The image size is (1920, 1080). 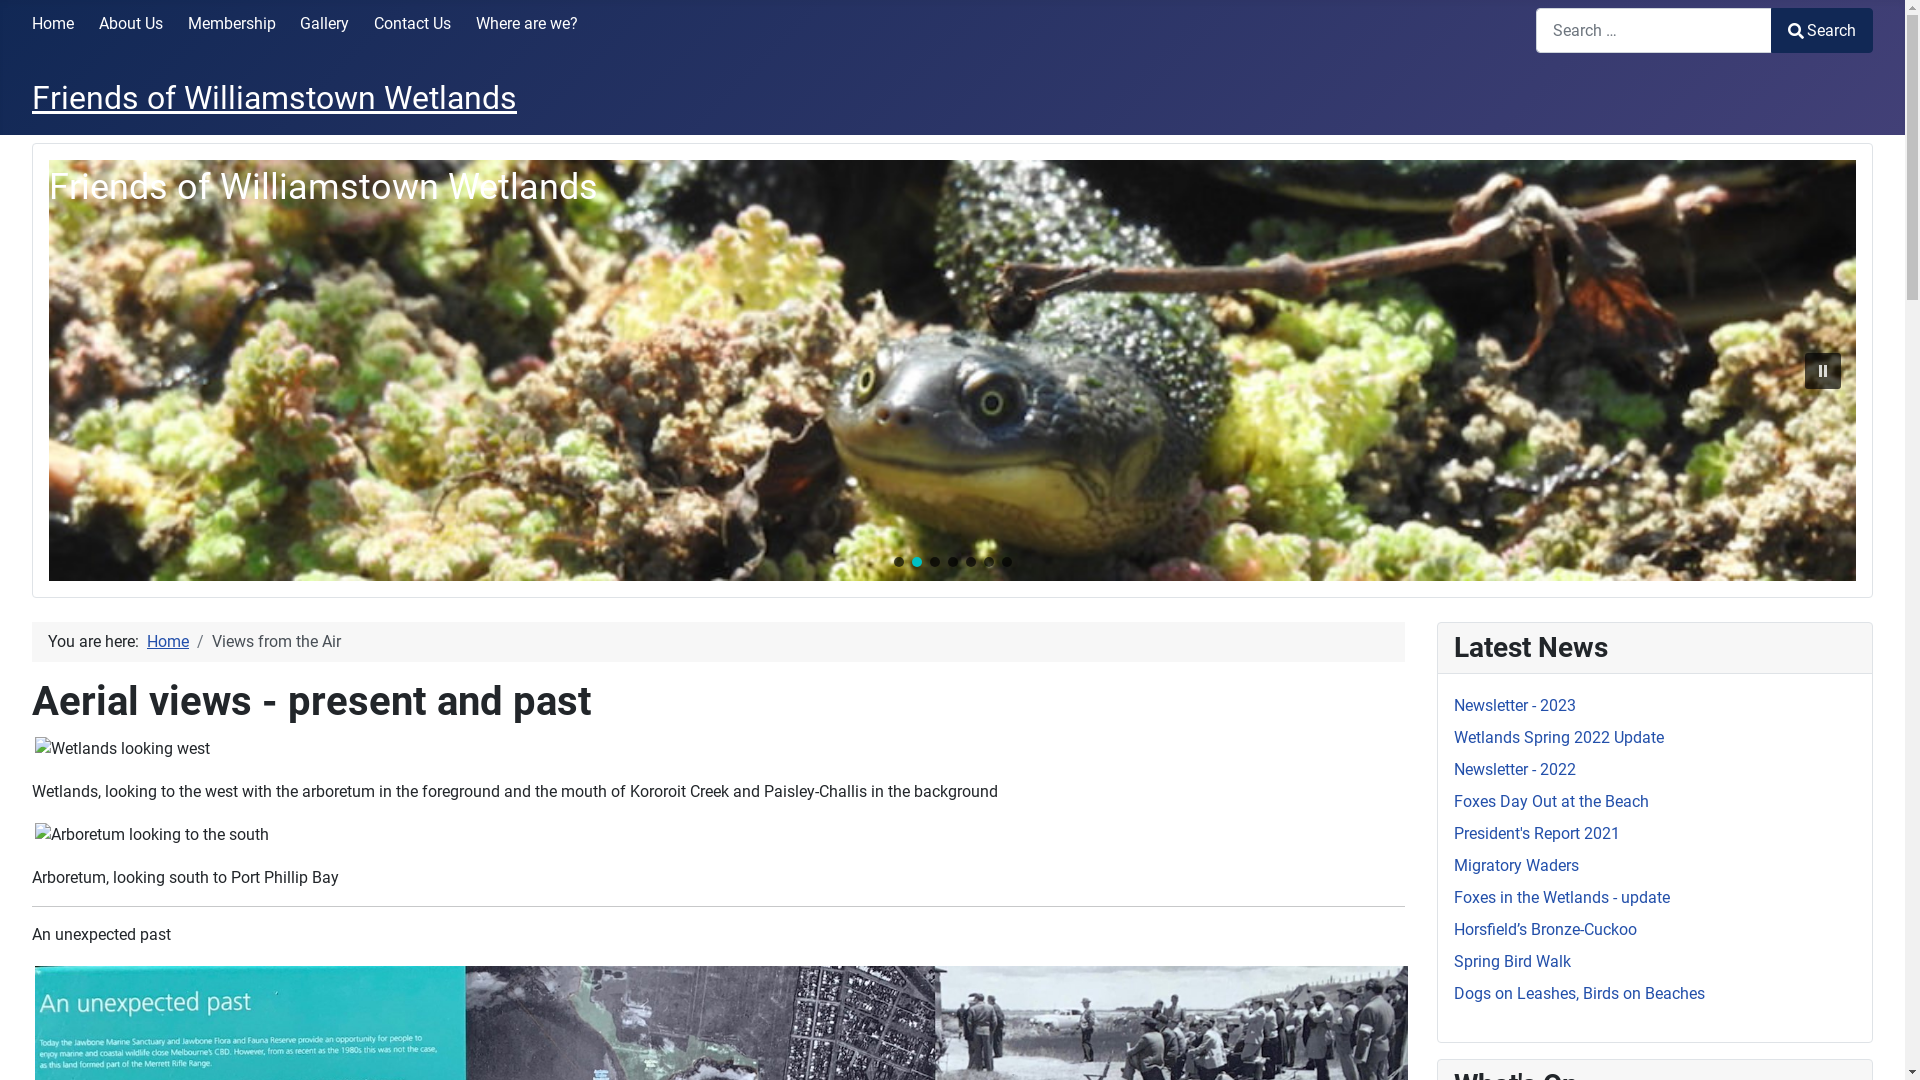 What do you see at coordinates (1454, 993) in the screenshot?
I see `'Dogs on Leashes, Birds on Beaches'` at bounding box center [1454, 993].